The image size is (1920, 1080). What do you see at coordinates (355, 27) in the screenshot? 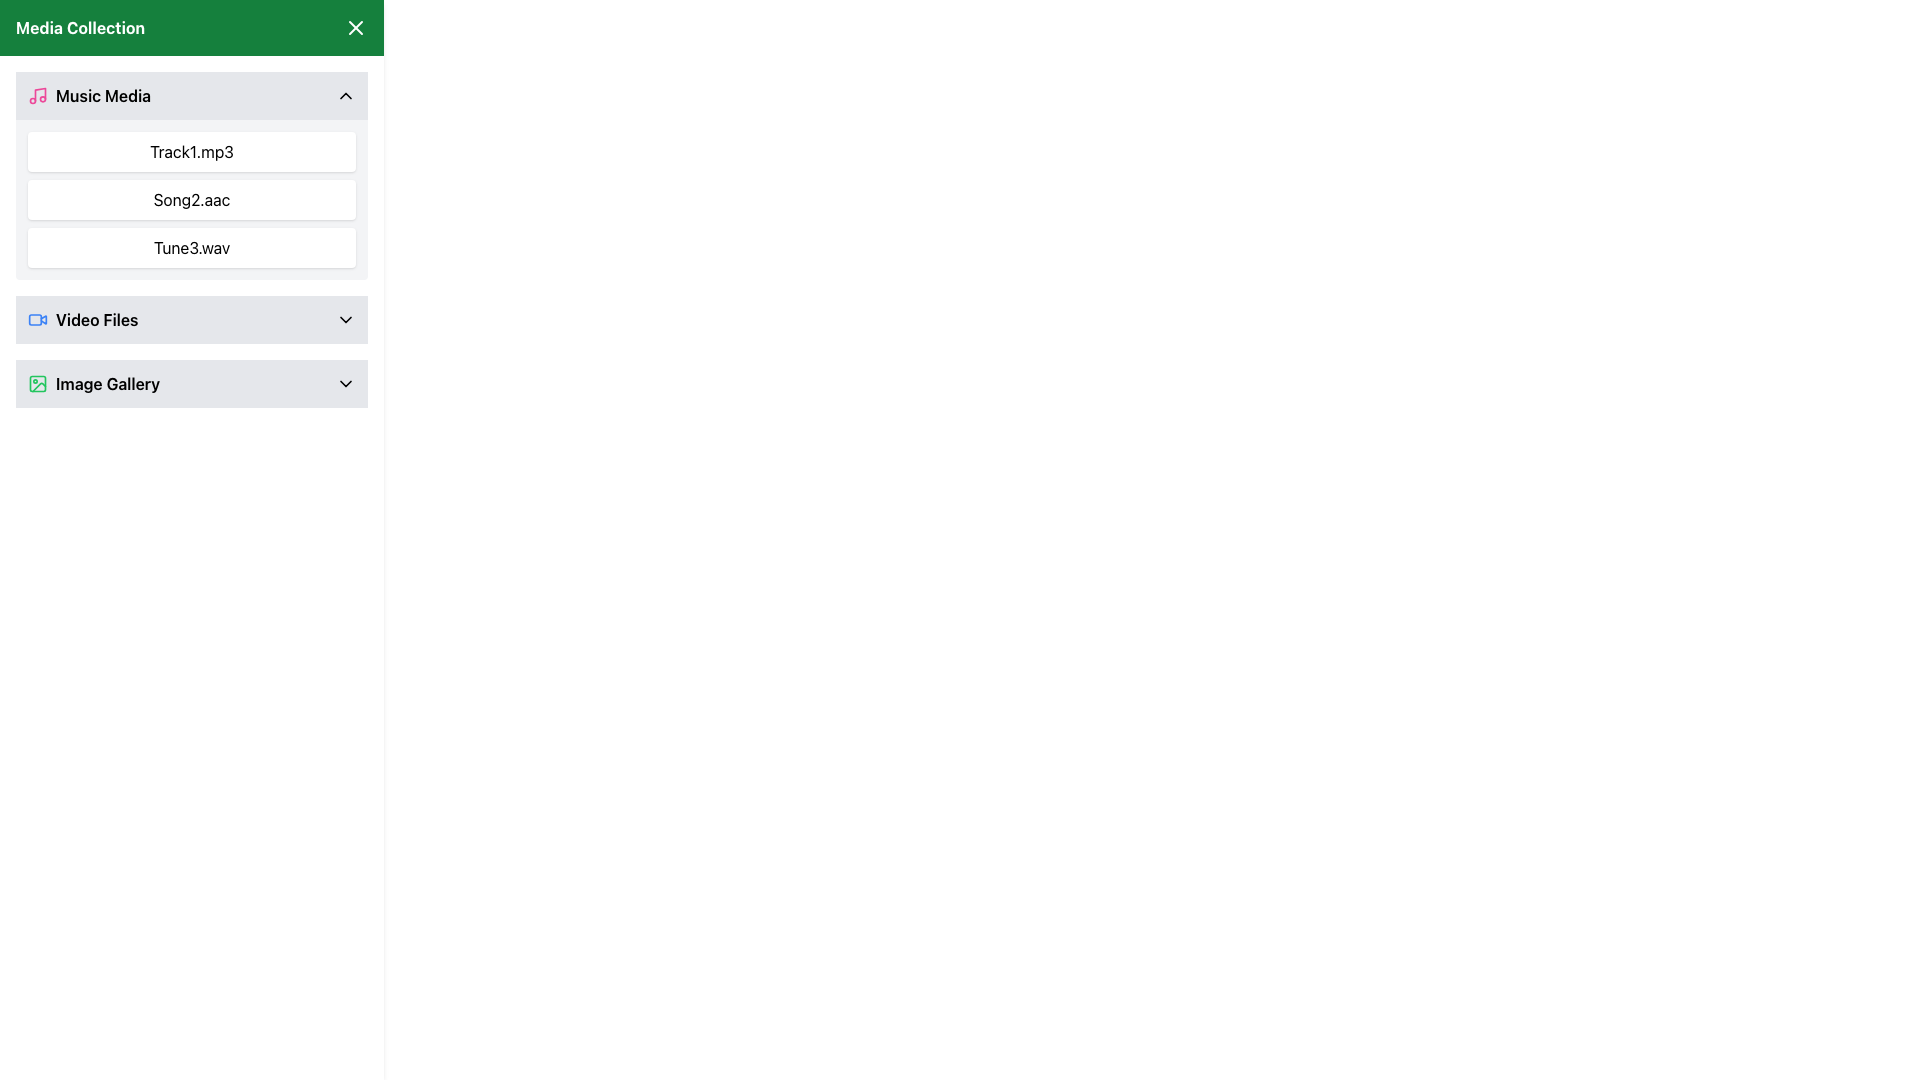
I see `the diagonal cross icon button` at bounding box center [355, 27].